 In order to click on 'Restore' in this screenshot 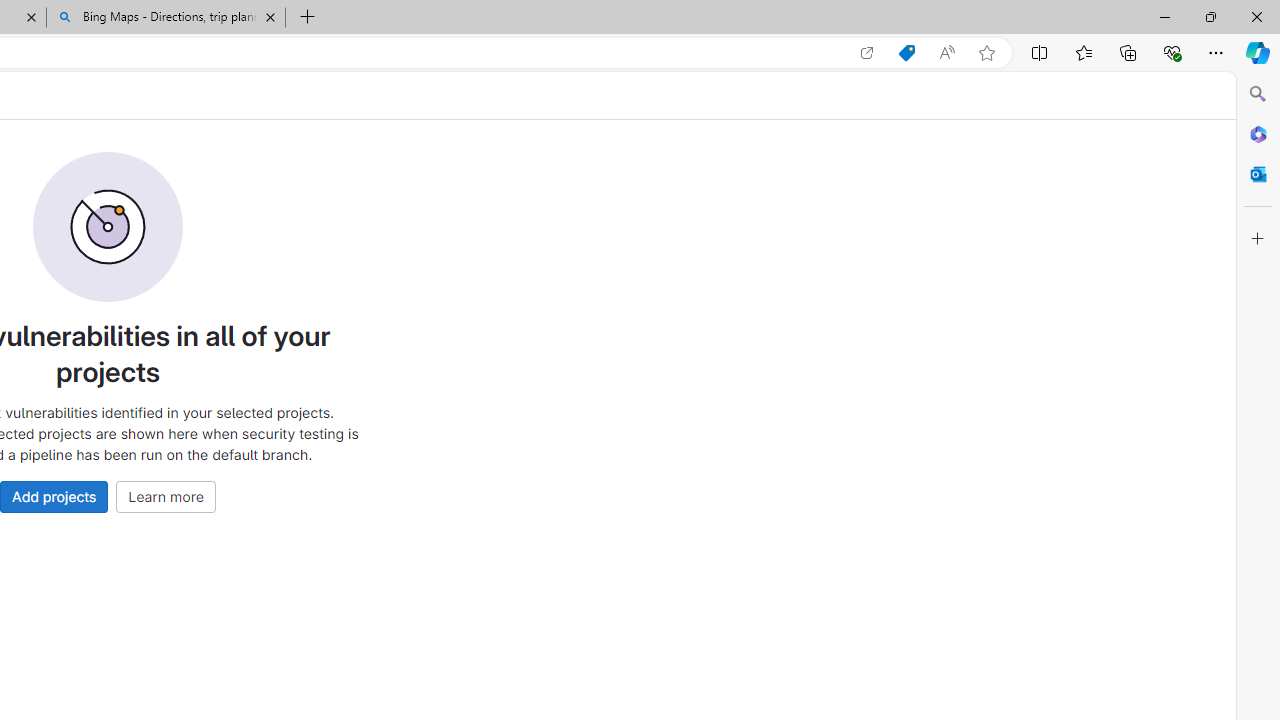, I will do `click(1209, 16)`.